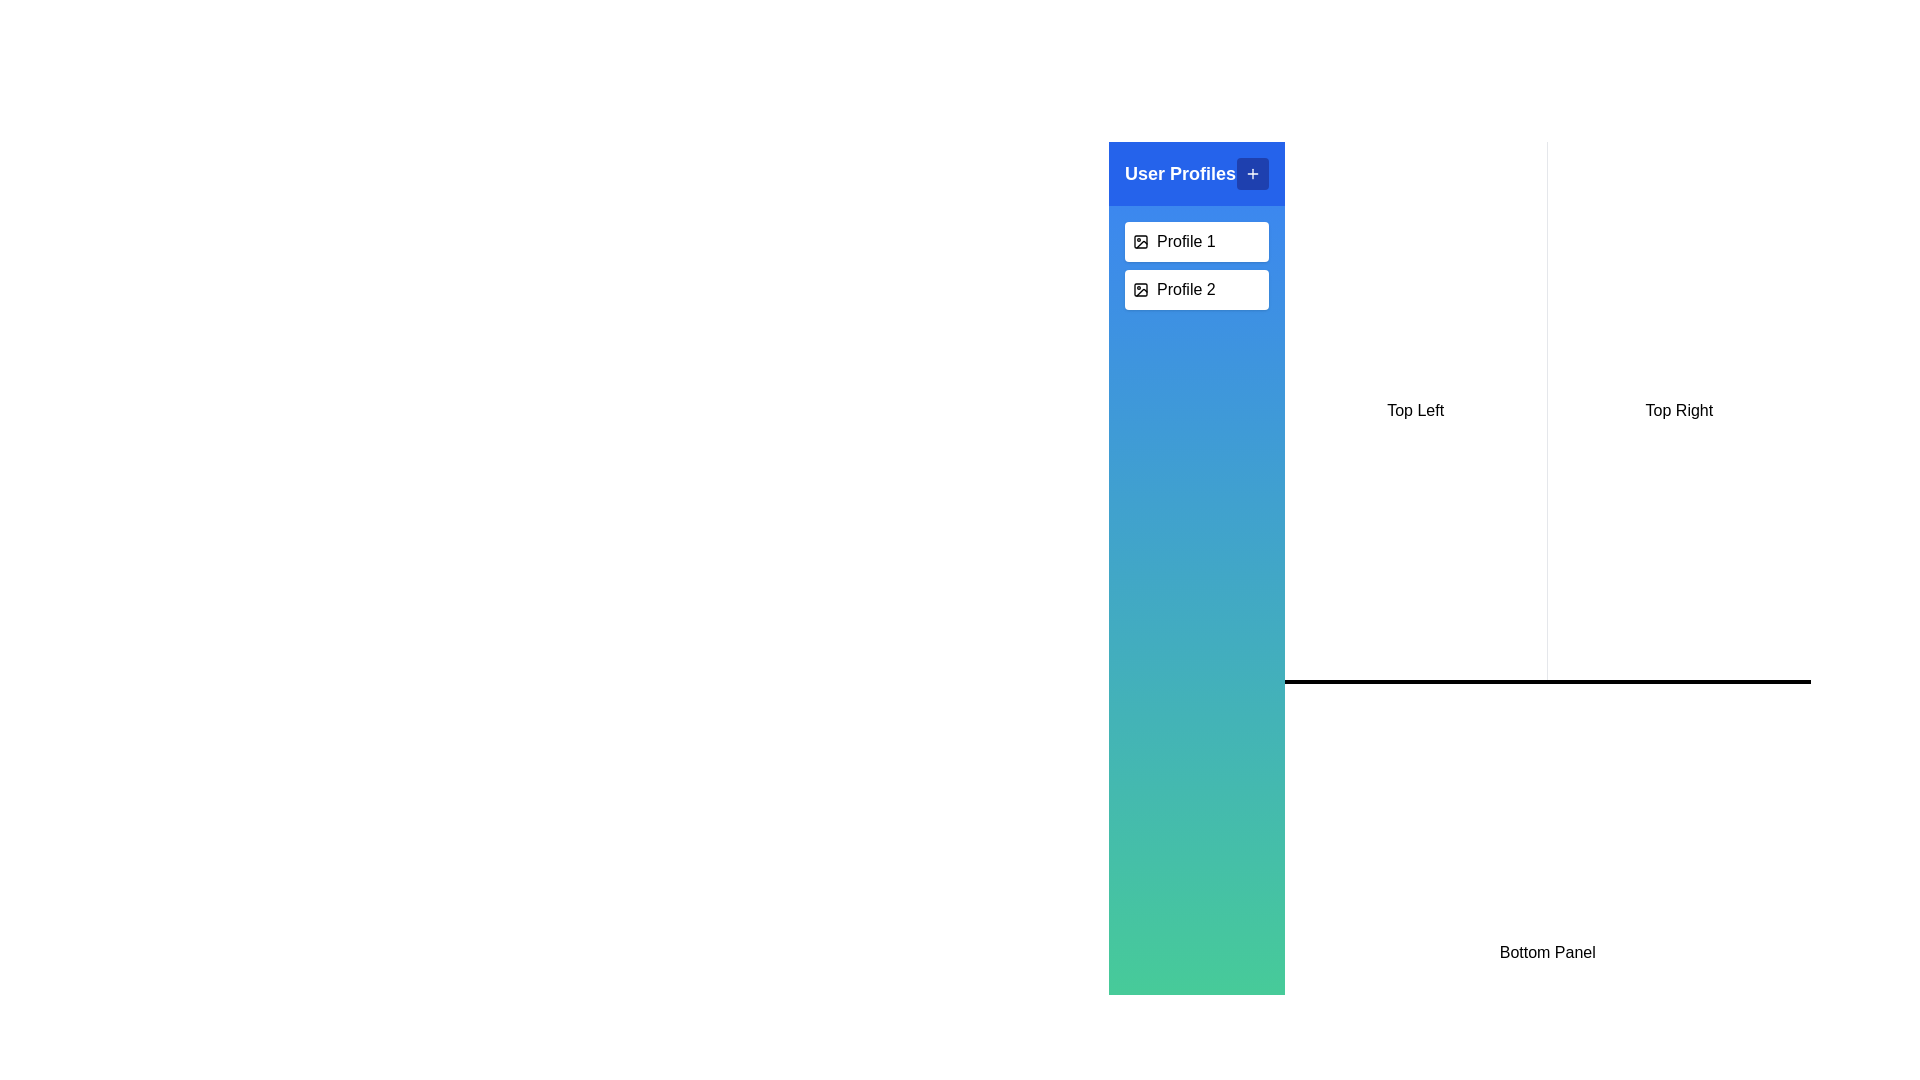  I want to click on small rounded rectangle SVG shape next to the 'Profile 2' text label for debugging purposes, so click(1141, 289).